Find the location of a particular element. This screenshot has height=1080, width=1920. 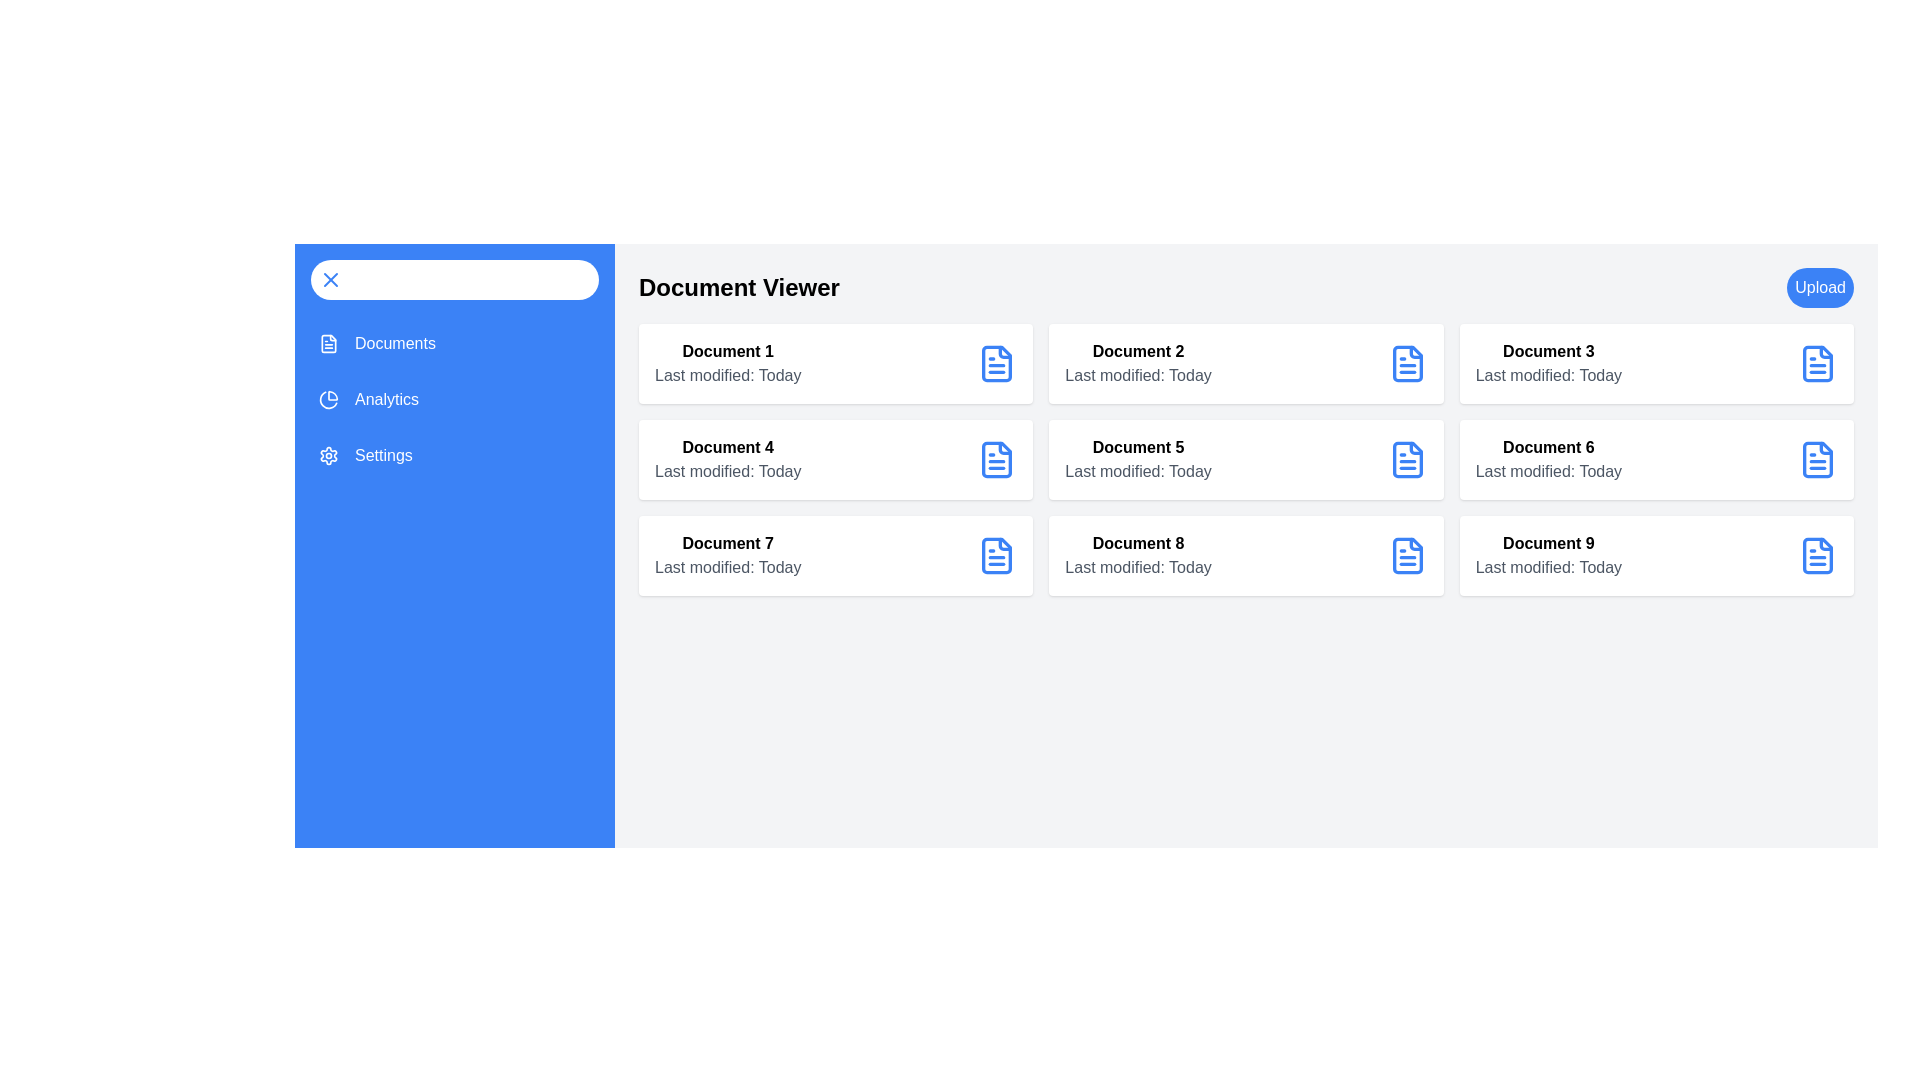

the menu item Documents from the sidebar menu is located at coordinates (454, 342).